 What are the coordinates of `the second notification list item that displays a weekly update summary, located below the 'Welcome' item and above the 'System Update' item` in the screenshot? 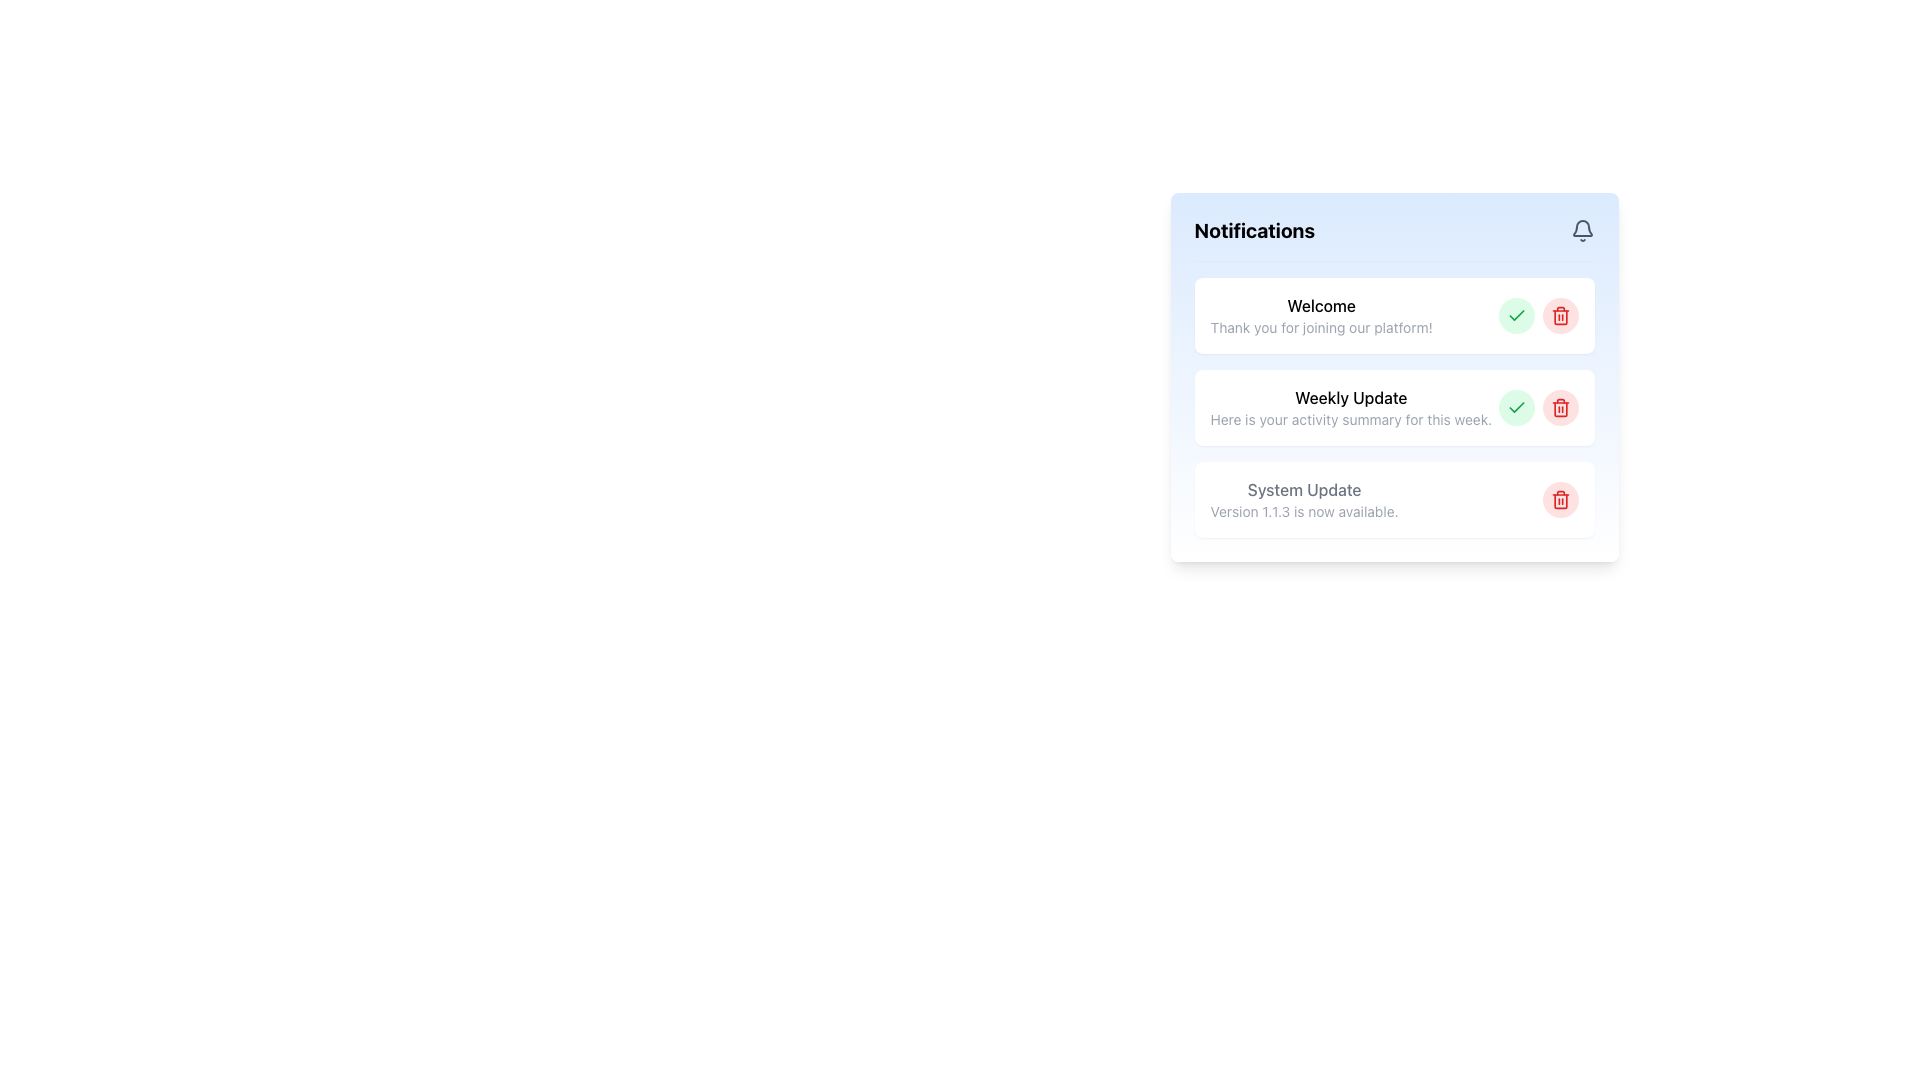 It's located at (1393, 377).